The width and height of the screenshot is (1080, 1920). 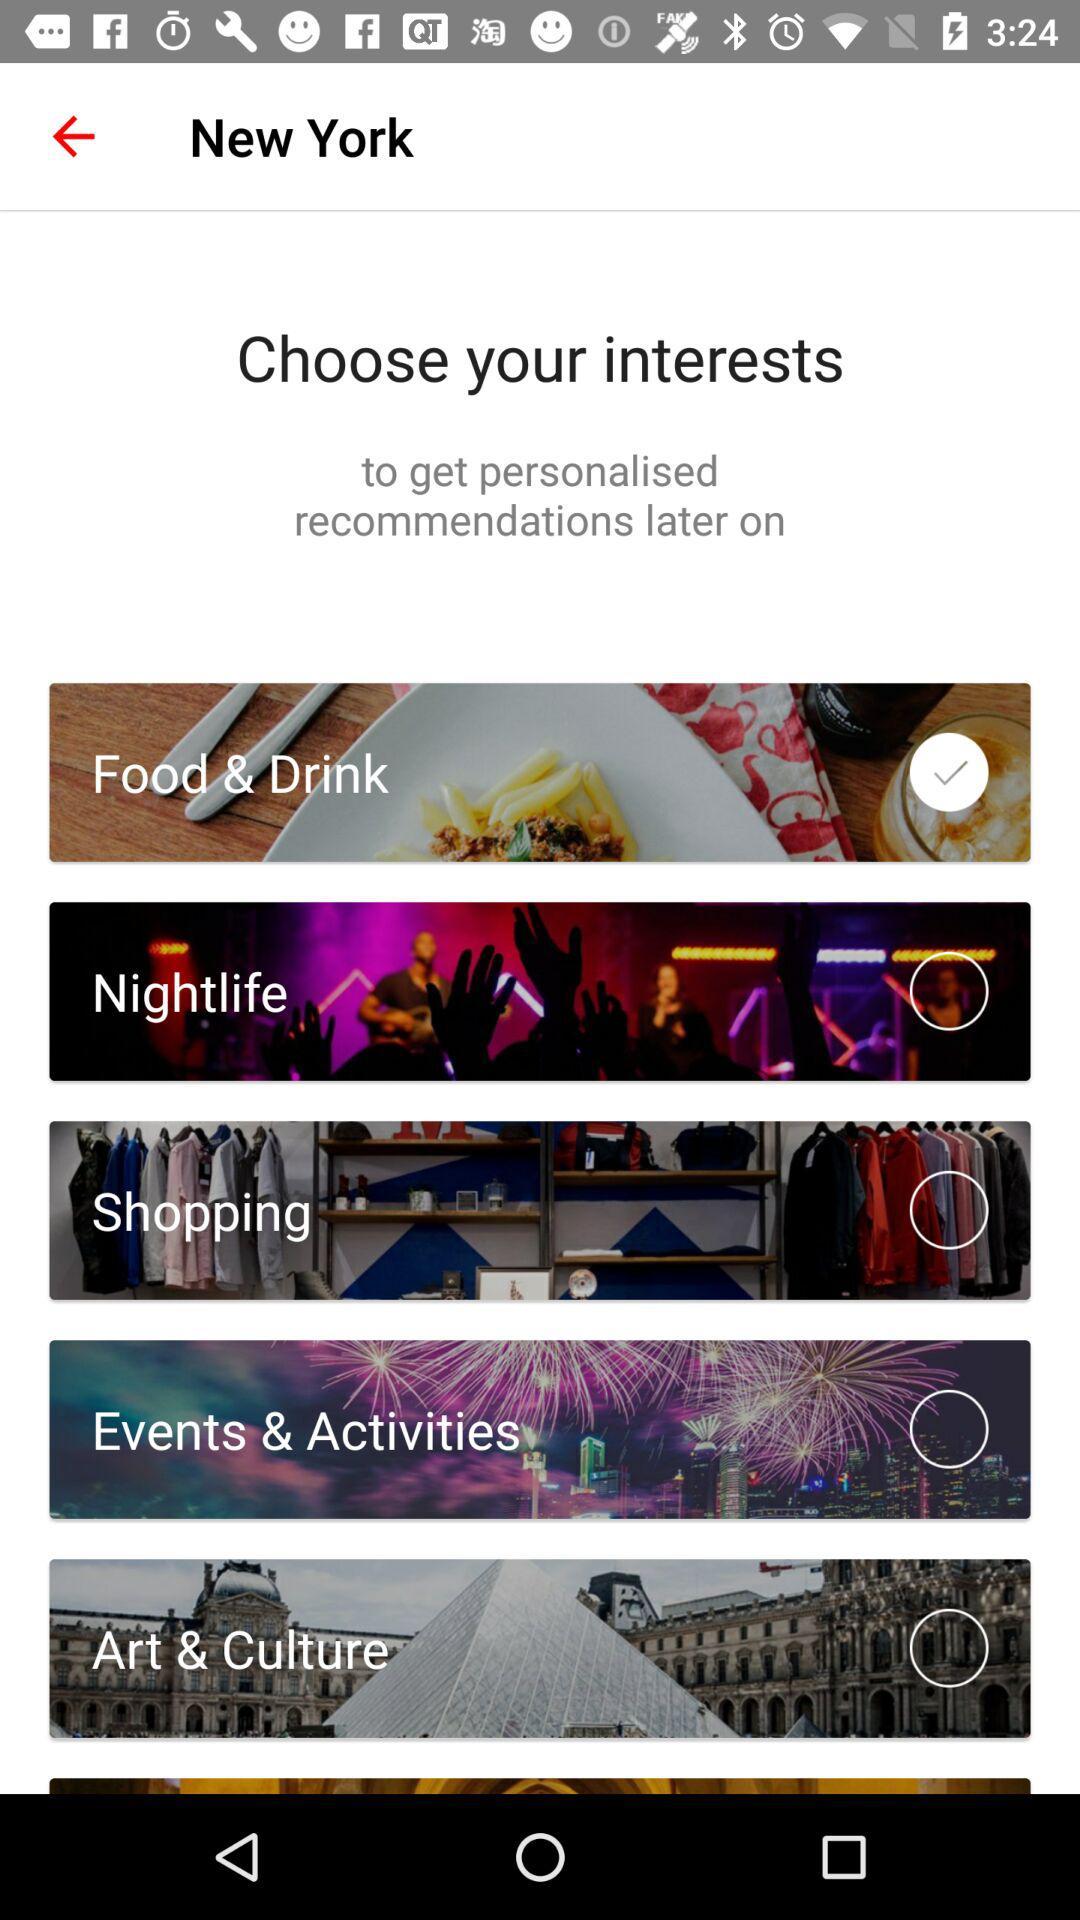 What do you see at coordinates (540, 356) in the screenshot?
I see `the choose your interests item` at bounding box center [540, 356].